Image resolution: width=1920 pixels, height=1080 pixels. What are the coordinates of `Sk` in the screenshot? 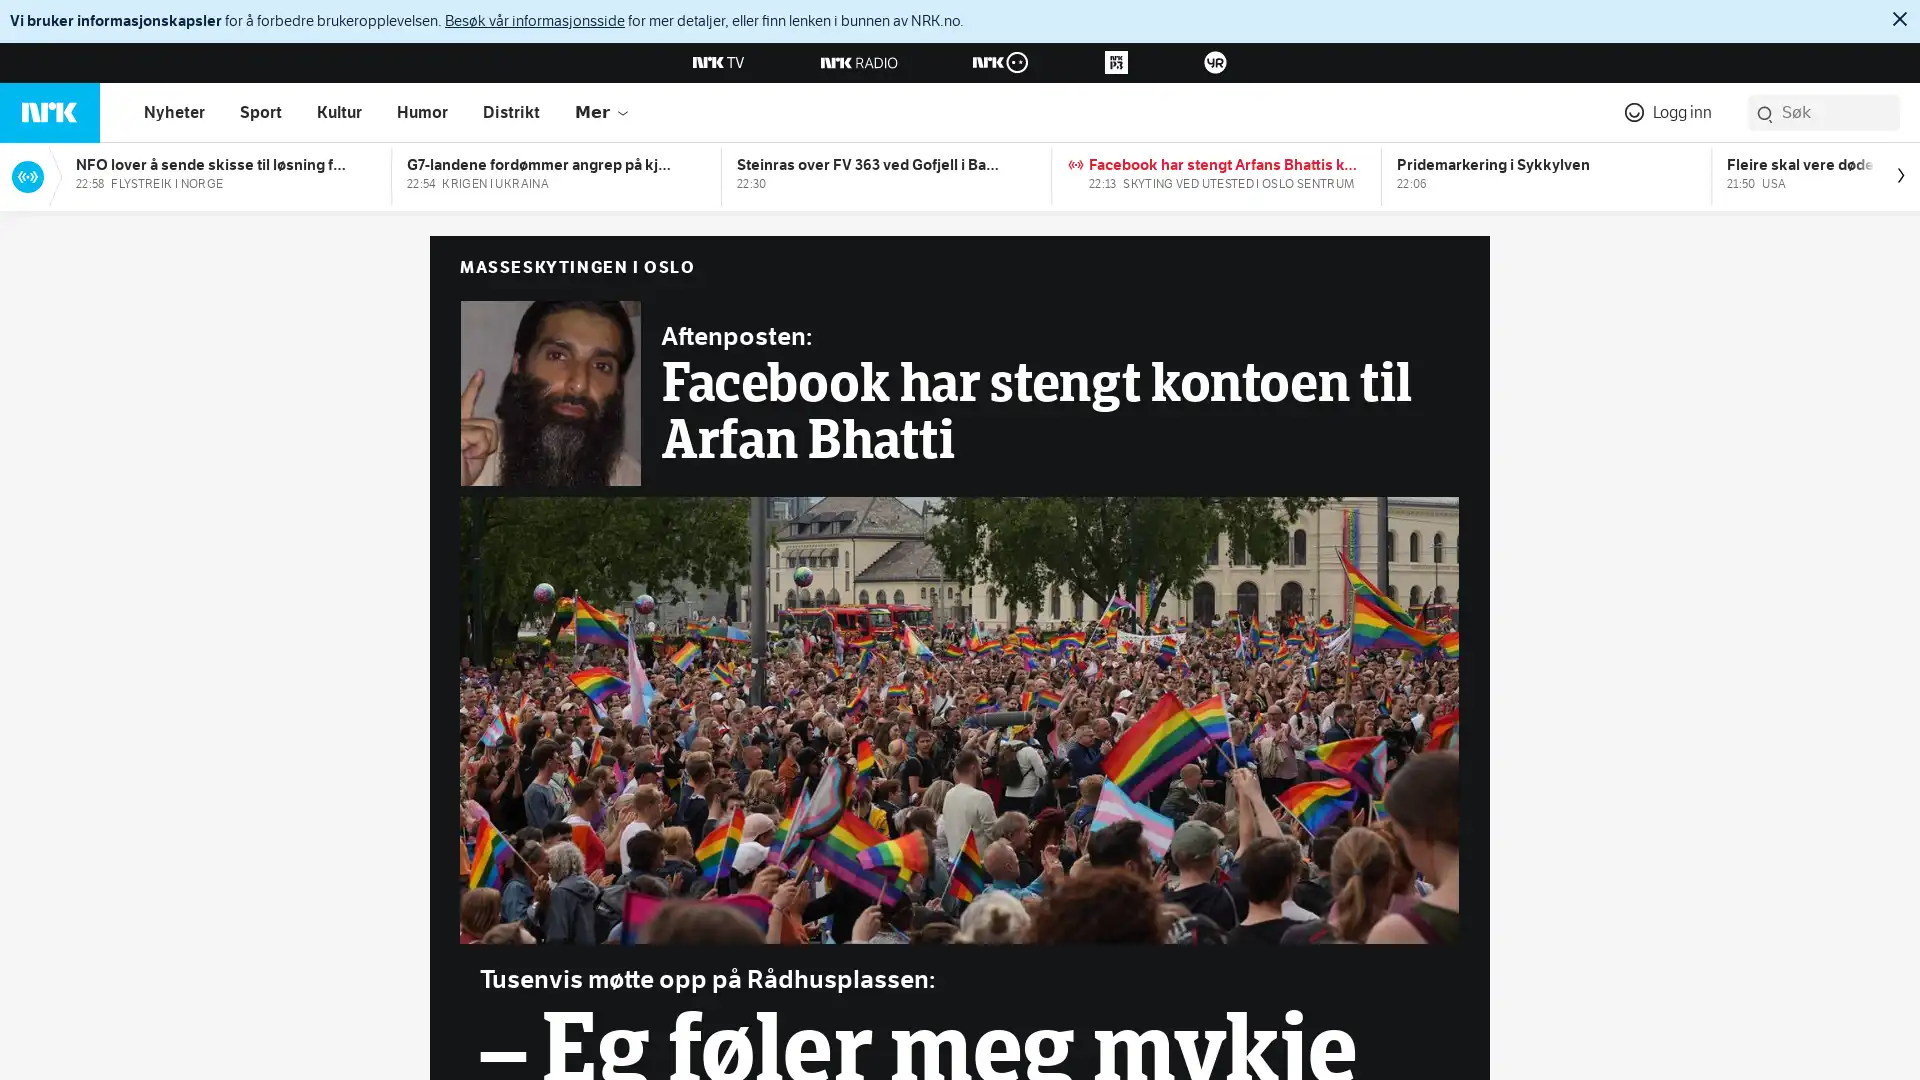 It's located at (1766, 114).